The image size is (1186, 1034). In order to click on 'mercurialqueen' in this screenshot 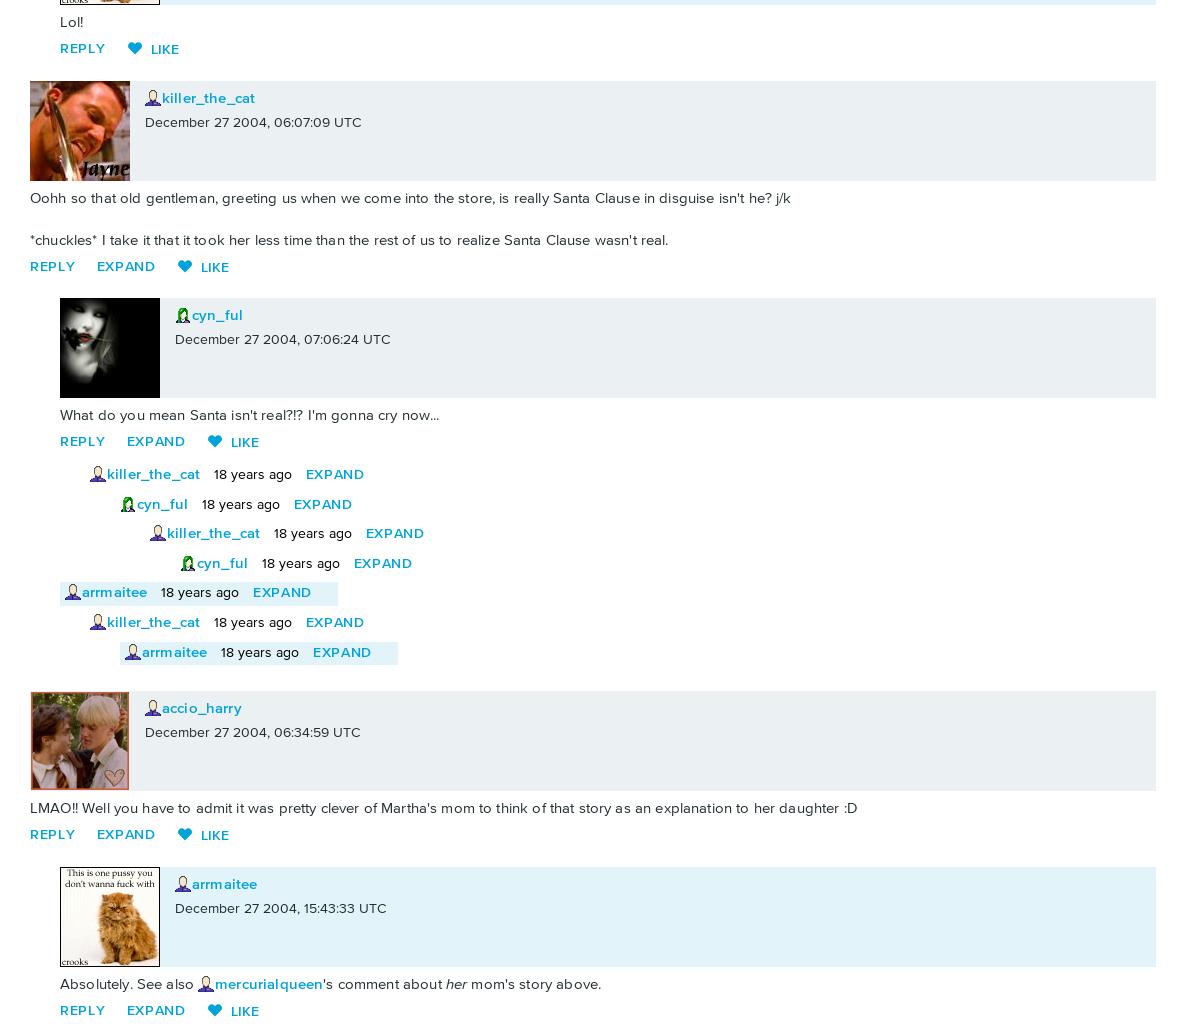, I will do `click(267, 982)`.